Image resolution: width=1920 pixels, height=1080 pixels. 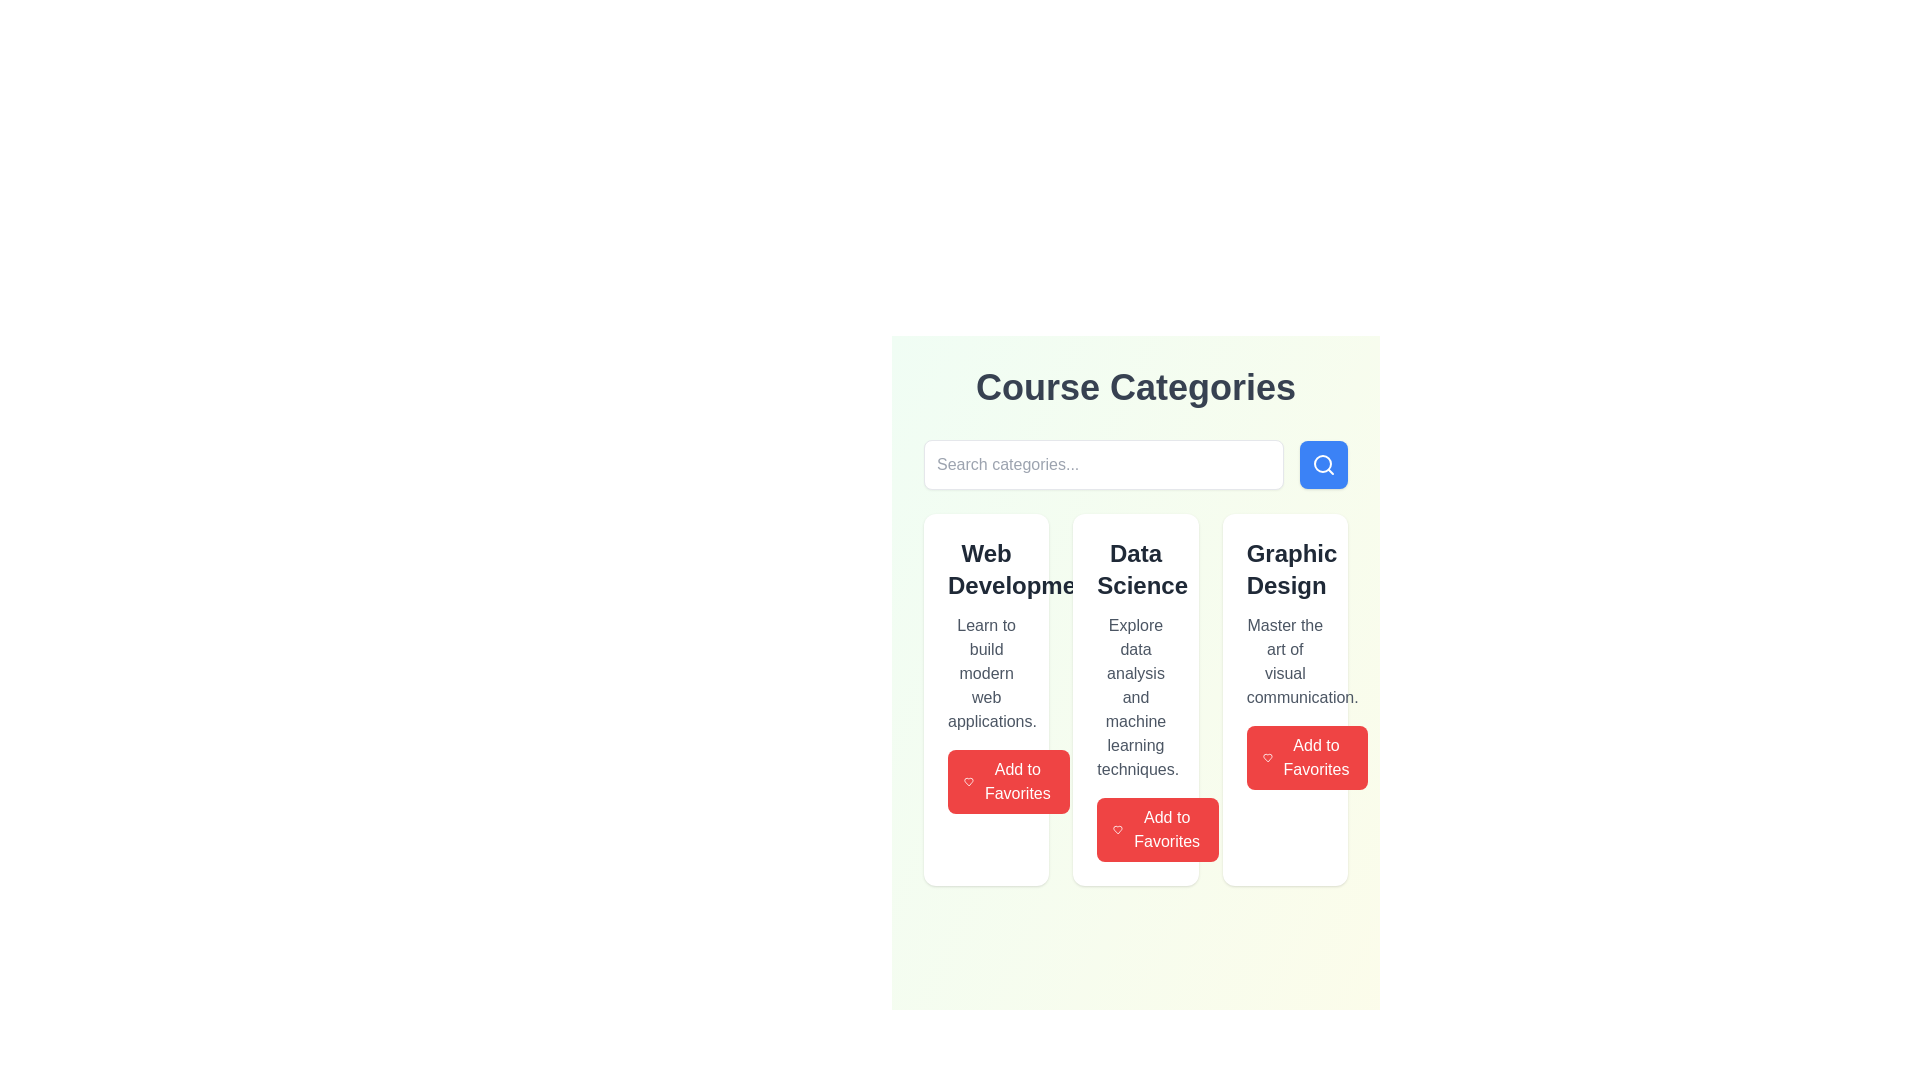 What do you see at coordinates (1324, 465) in the screenshot?
I see `the blue rectangular button with rounded corners, which has a white search icon (magnifying glass) centered within it, to initiate a search` at bounding box center [1324, 465].